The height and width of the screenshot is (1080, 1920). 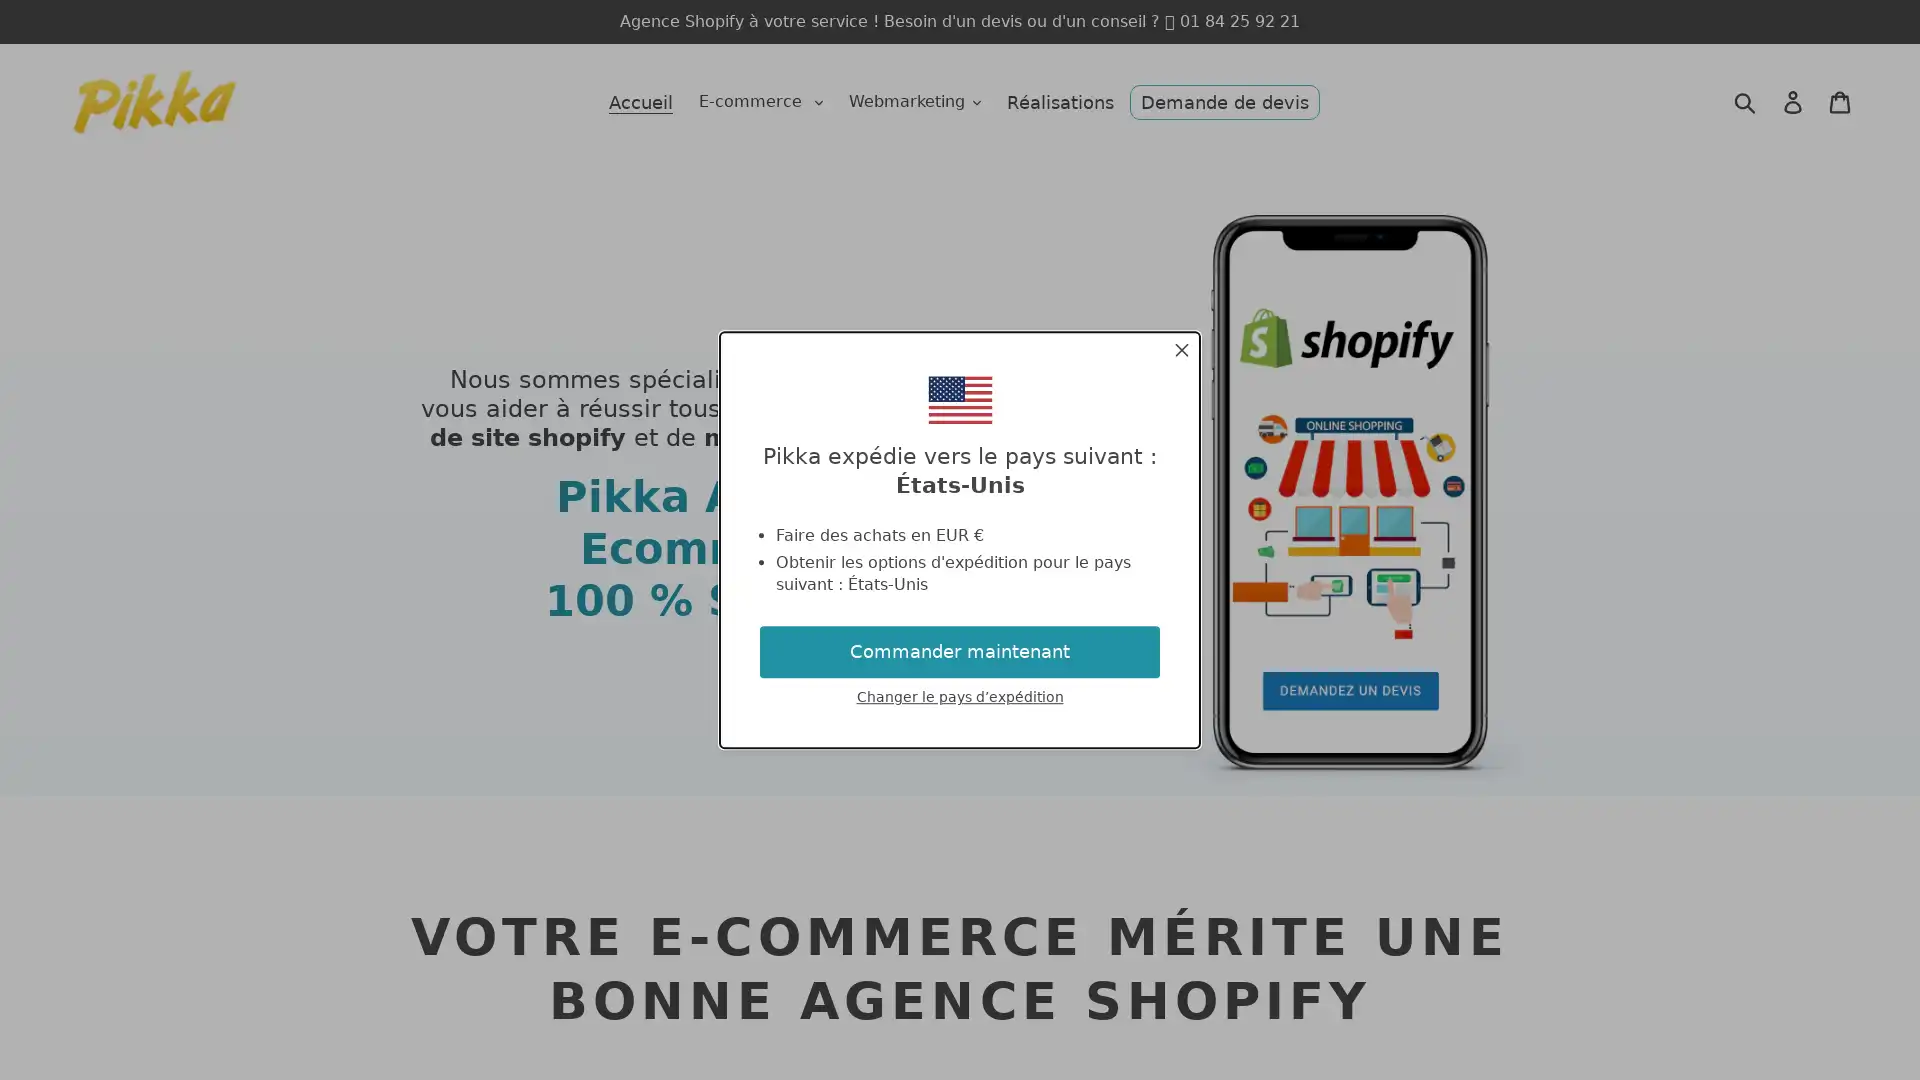 What do you see at coordinates (960, 651) in the screenshot?
I see `Commander maintenant` at bounding box center [960, 651].